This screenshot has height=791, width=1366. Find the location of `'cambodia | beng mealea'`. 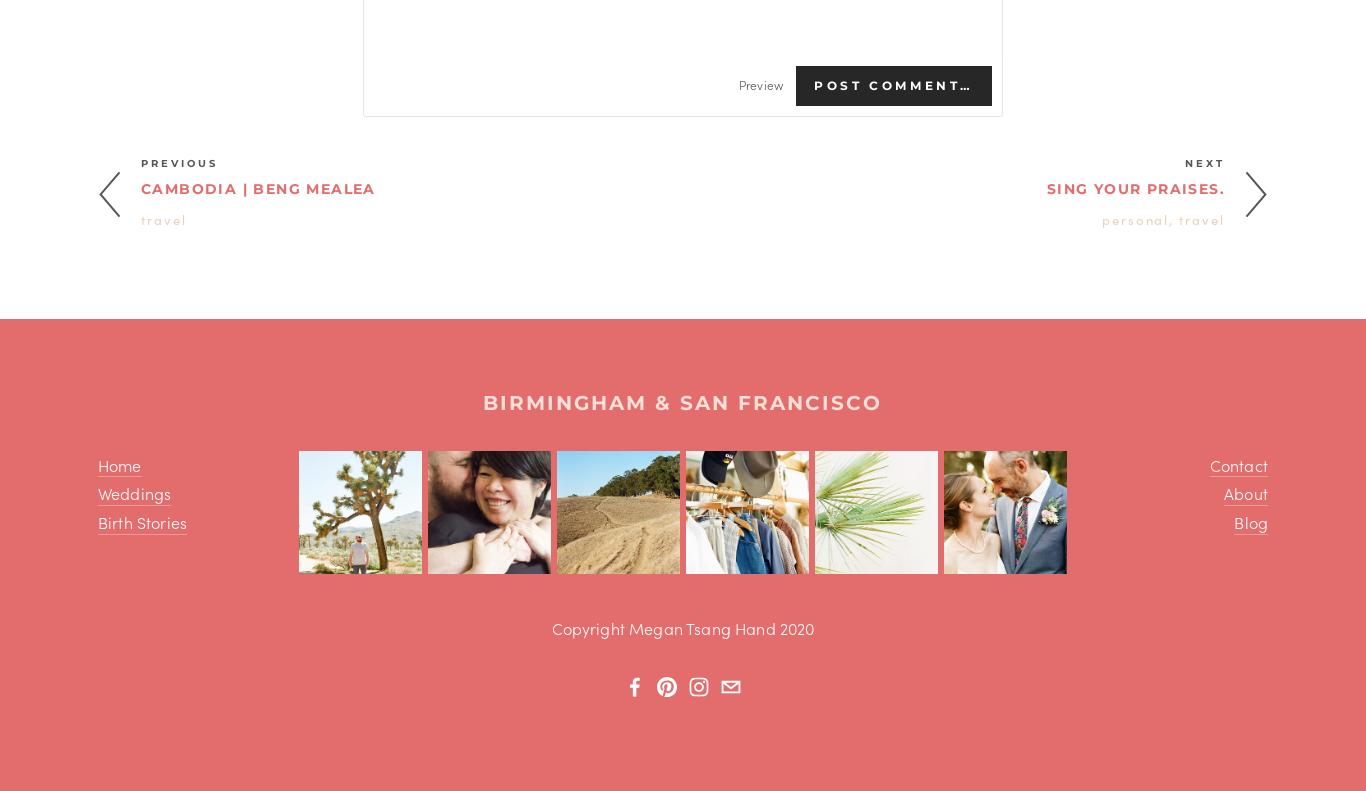

'cambodia | beng mealea' is located at coordinates (258, 188).